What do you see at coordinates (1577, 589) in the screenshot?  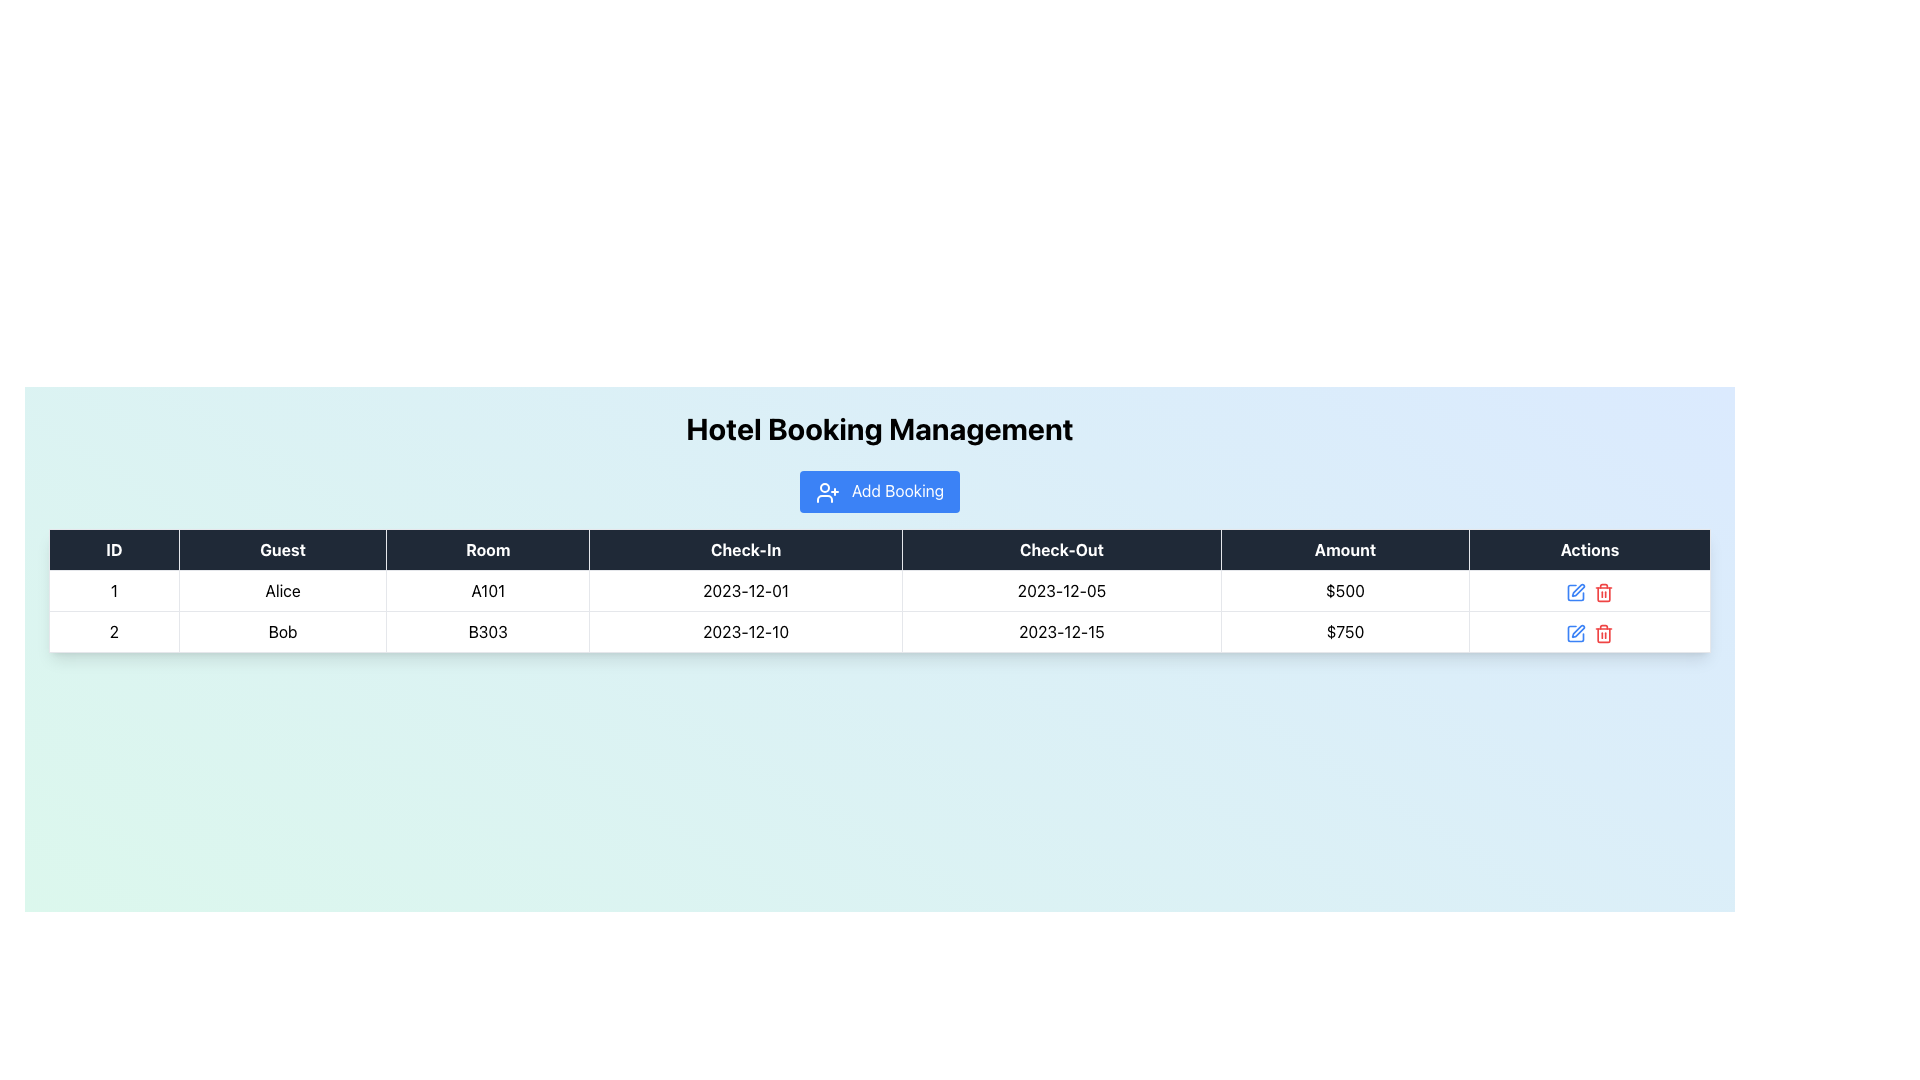 I see `the edit icon located in the 'Actions' column of the second row corresponding to 'Bob'` at bounding box center [1577, 589].